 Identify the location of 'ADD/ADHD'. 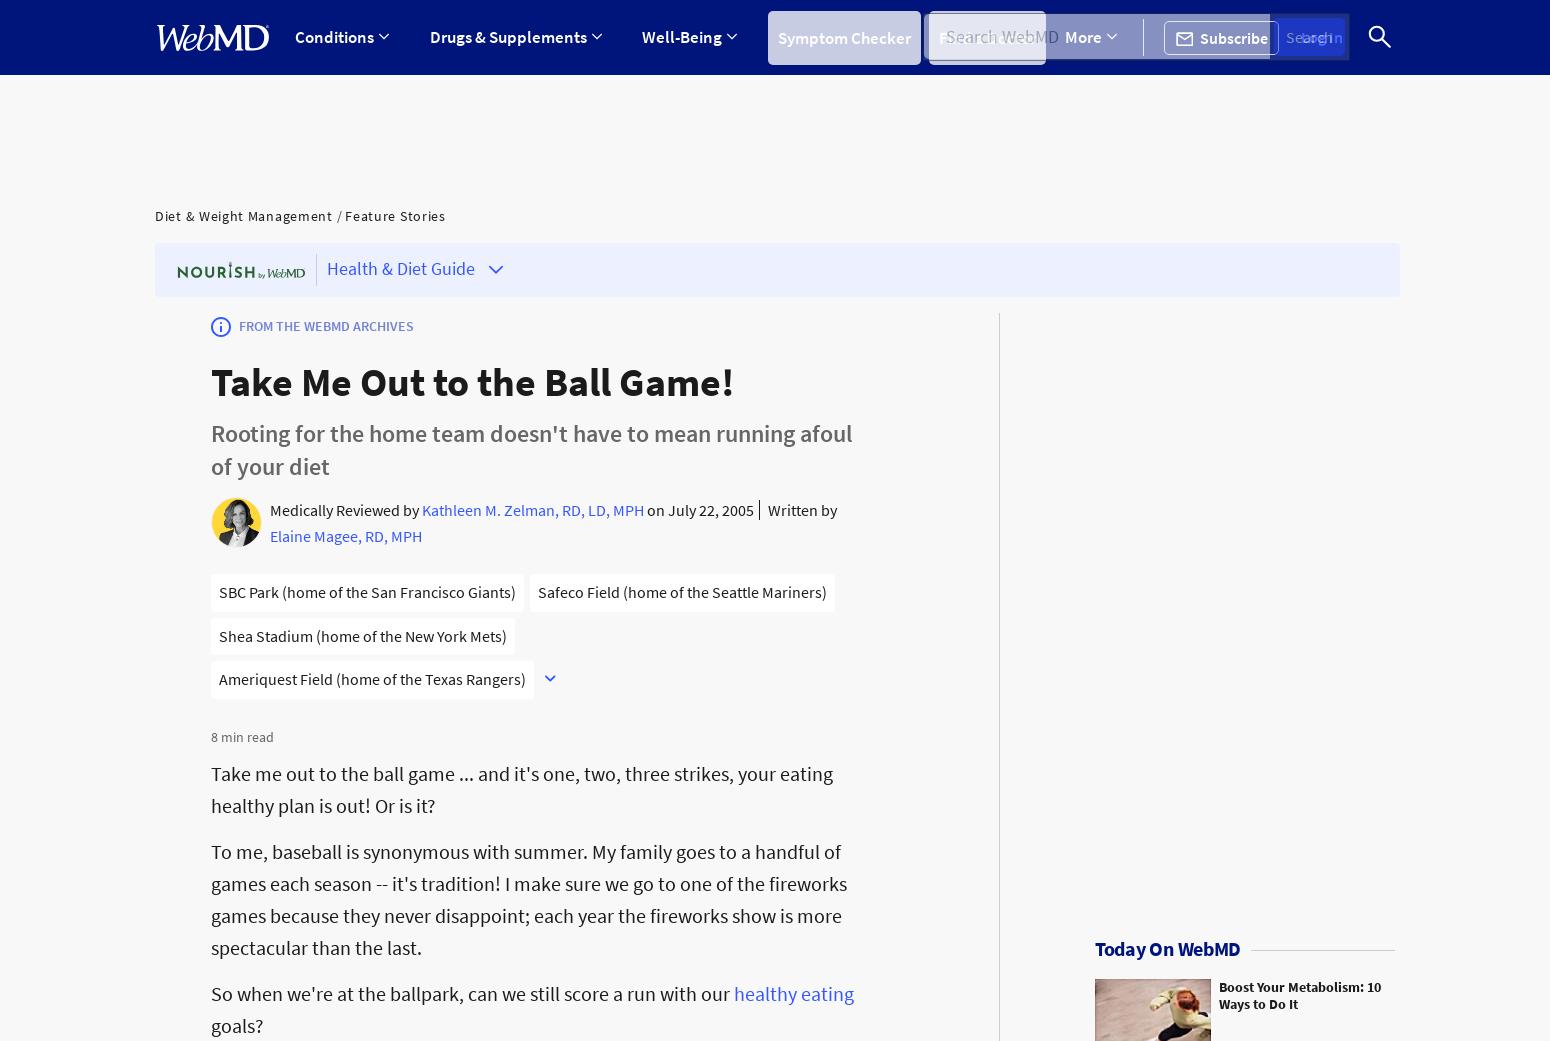
(250, 126).